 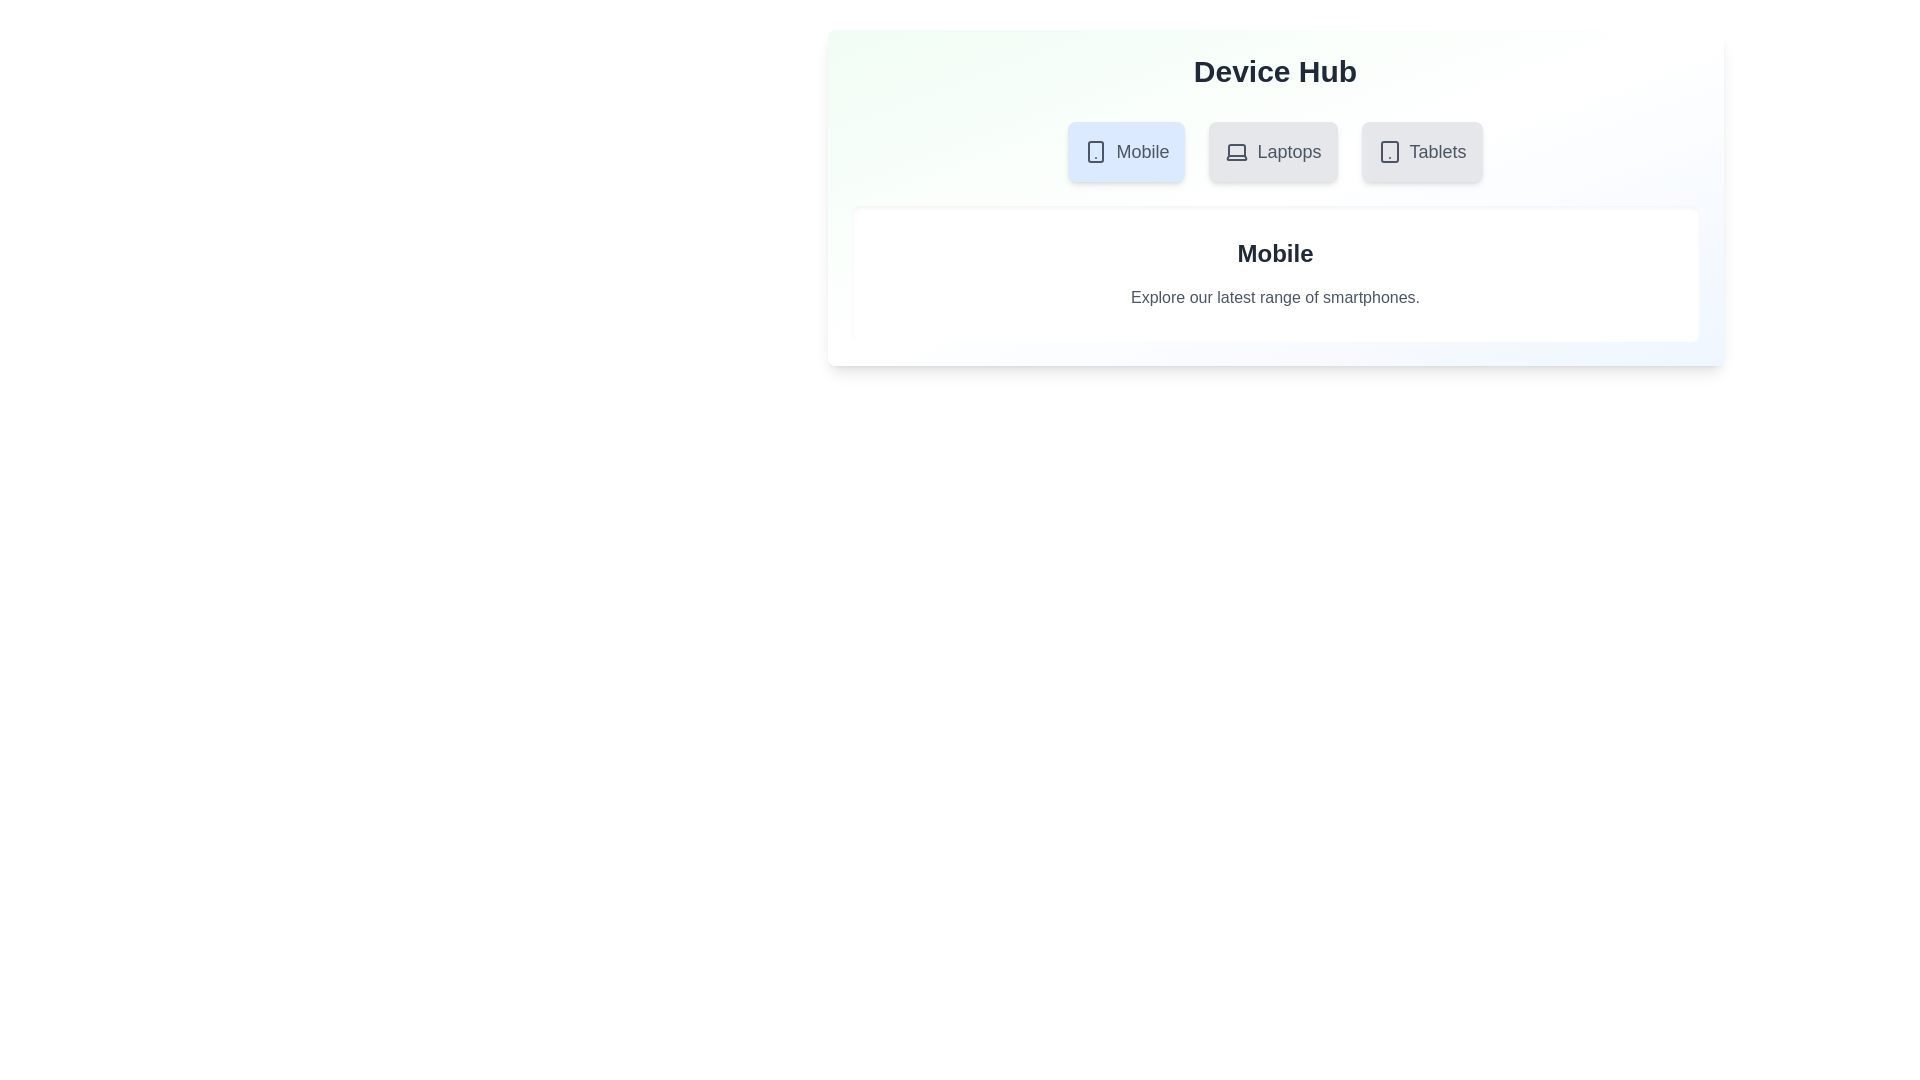 What do you see at coordinates (1272, 150) in the screenshot?
I see `the tab labeled Laptops to inspect its visual styles` at bounding box center [1272, 150].